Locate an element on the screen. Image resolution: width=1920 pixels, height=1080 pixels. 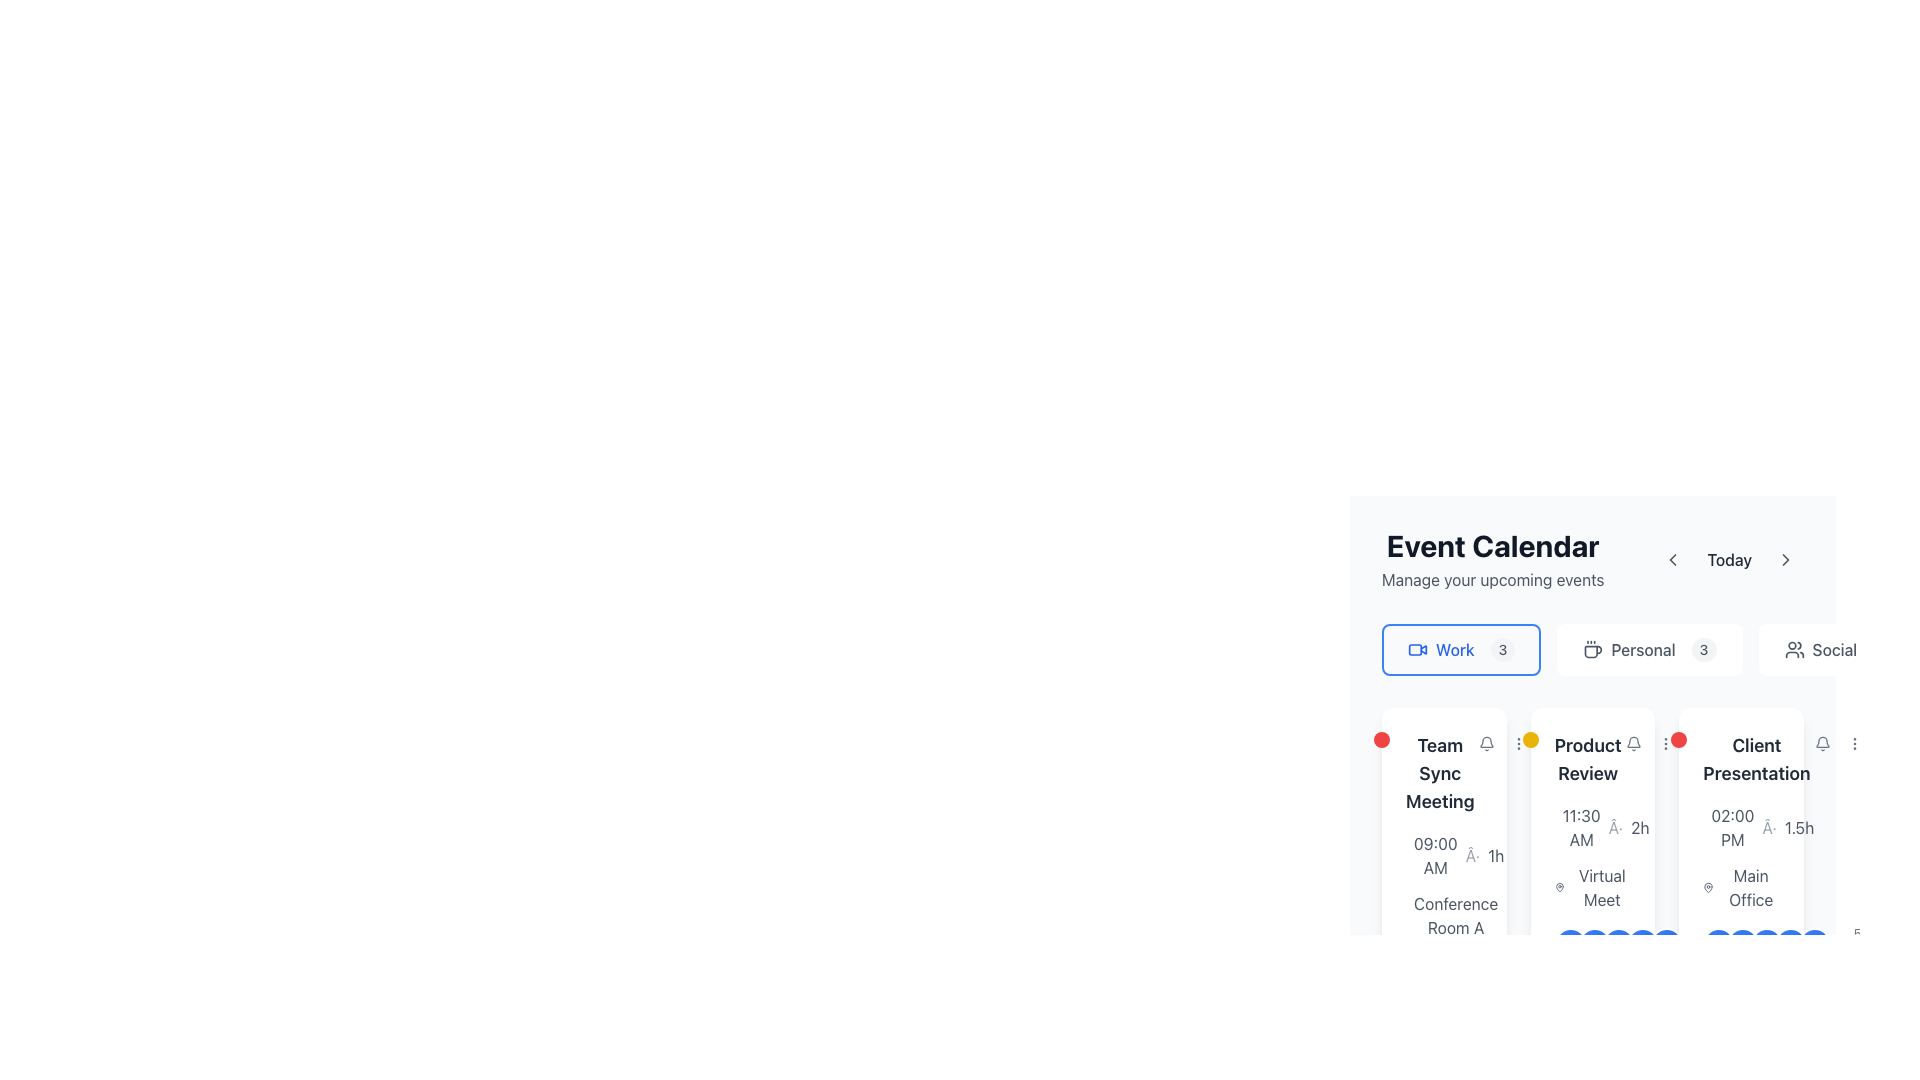
the small circular button with a right-facing chevron icon located to the right of the 'Today' label is located at coordinates (1785, 559).